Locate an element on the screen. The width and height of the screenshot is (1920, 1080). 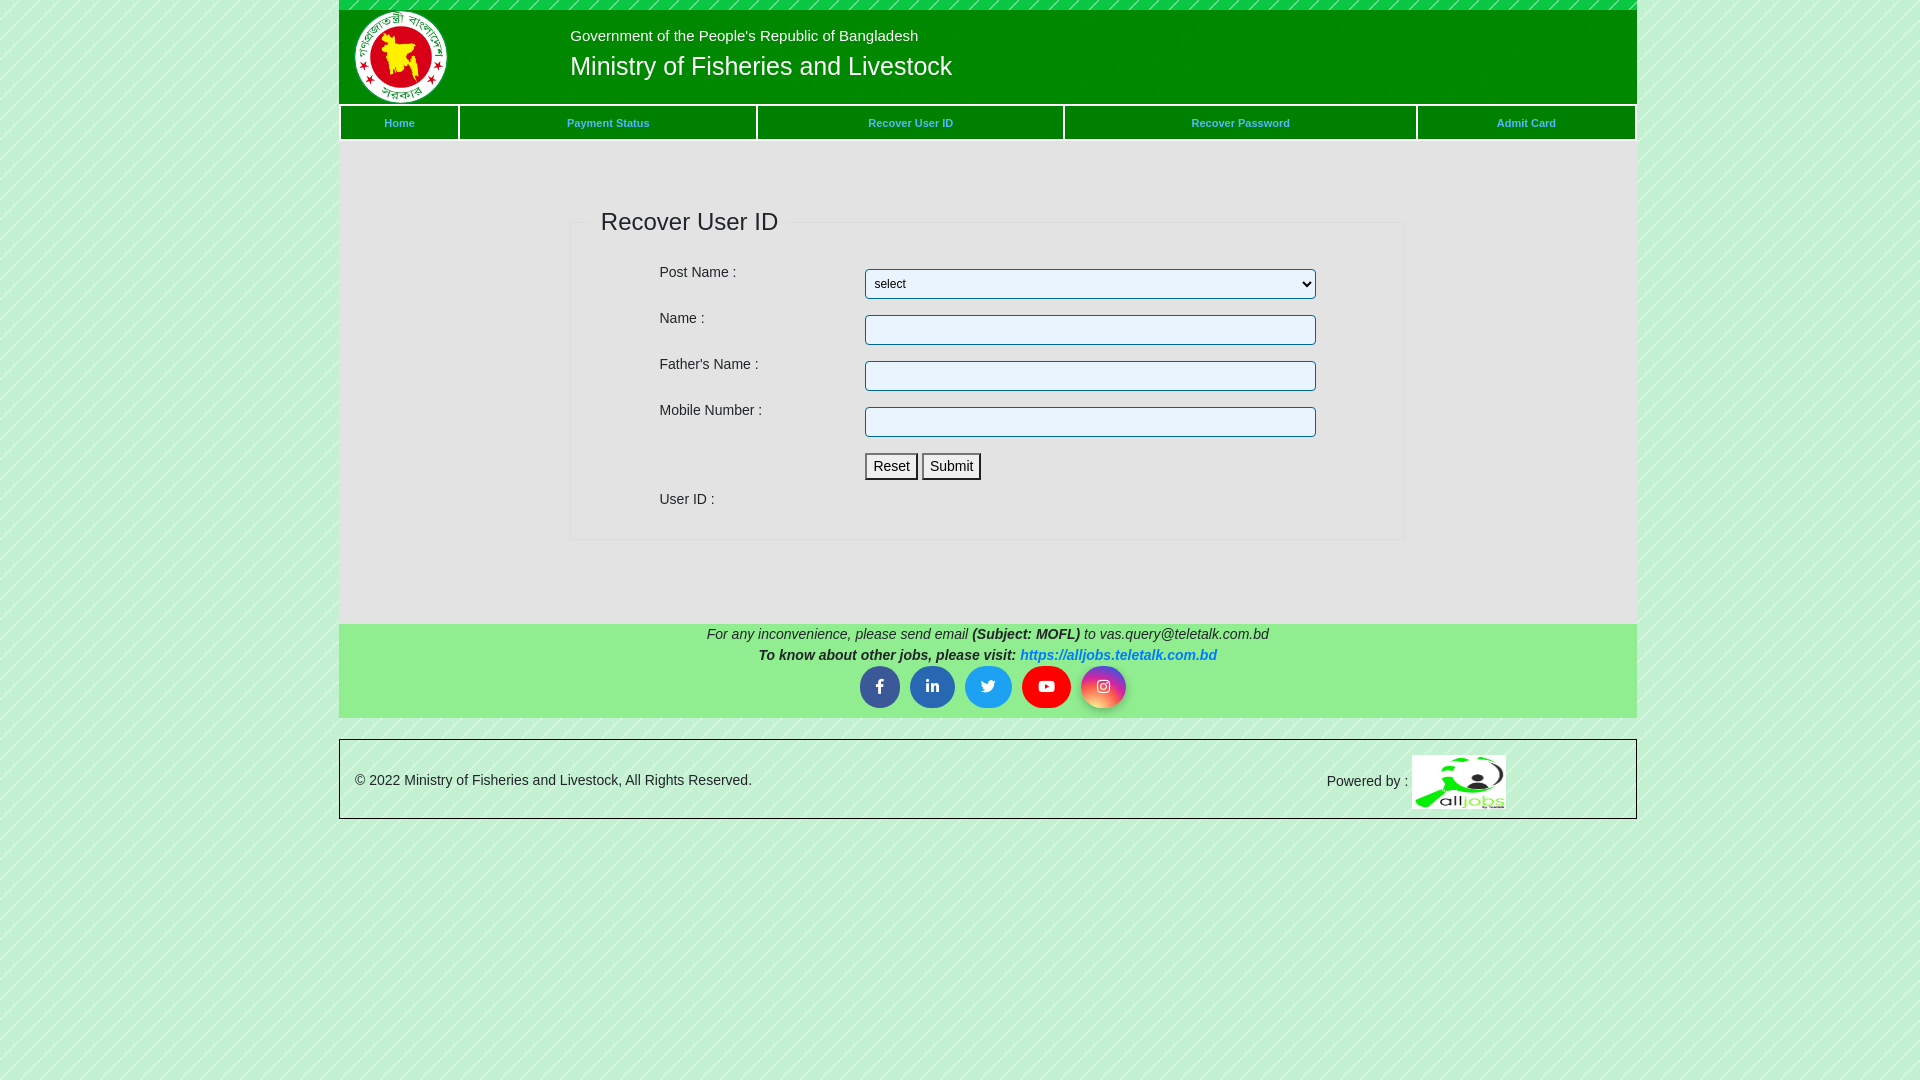
'Facebook' is located at coordinates (879, 686).